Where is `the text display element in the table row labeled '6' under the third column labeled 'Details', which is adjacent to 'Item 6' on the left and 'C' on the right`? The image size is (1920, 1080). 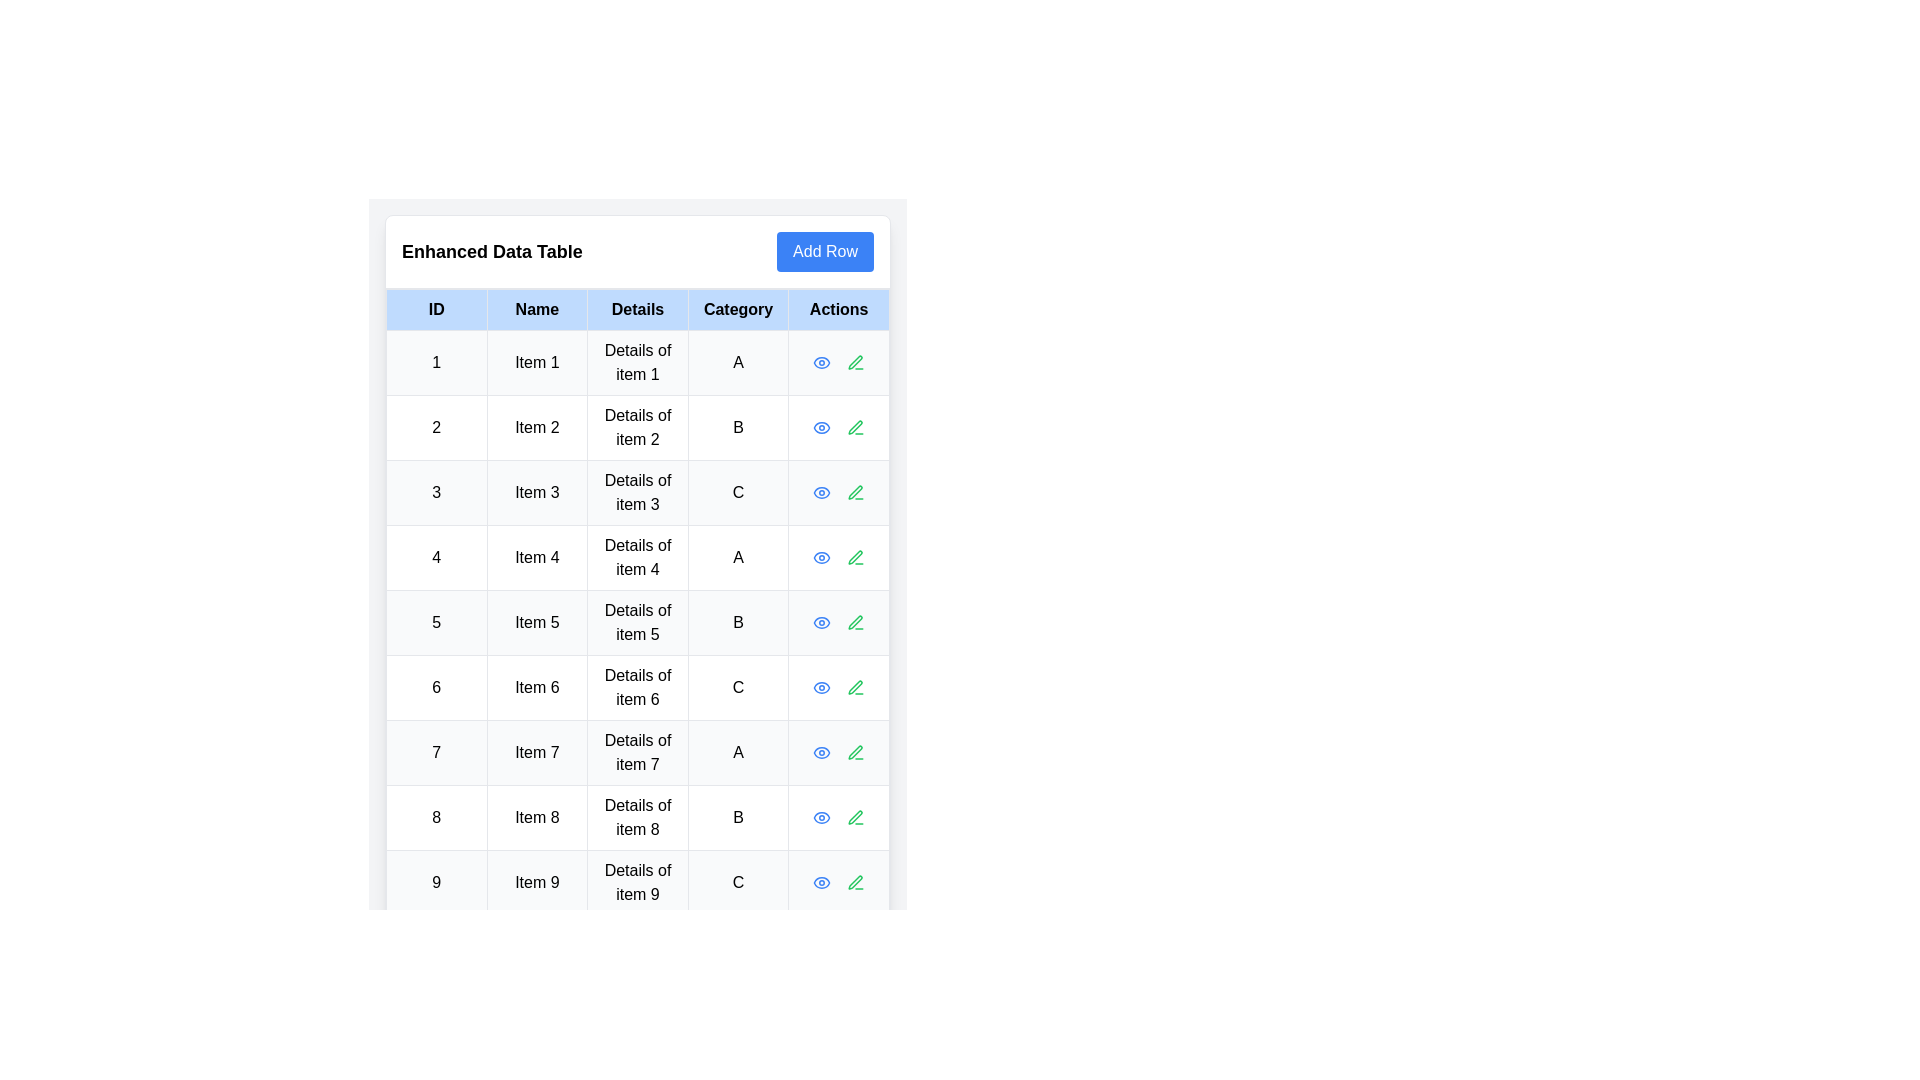 the text display element in the table row labeled '6' under the third column labeled 'Details', which is adjacent to 'Item 6' on the left and 'C' on the right is located at coordinates (637, 686).